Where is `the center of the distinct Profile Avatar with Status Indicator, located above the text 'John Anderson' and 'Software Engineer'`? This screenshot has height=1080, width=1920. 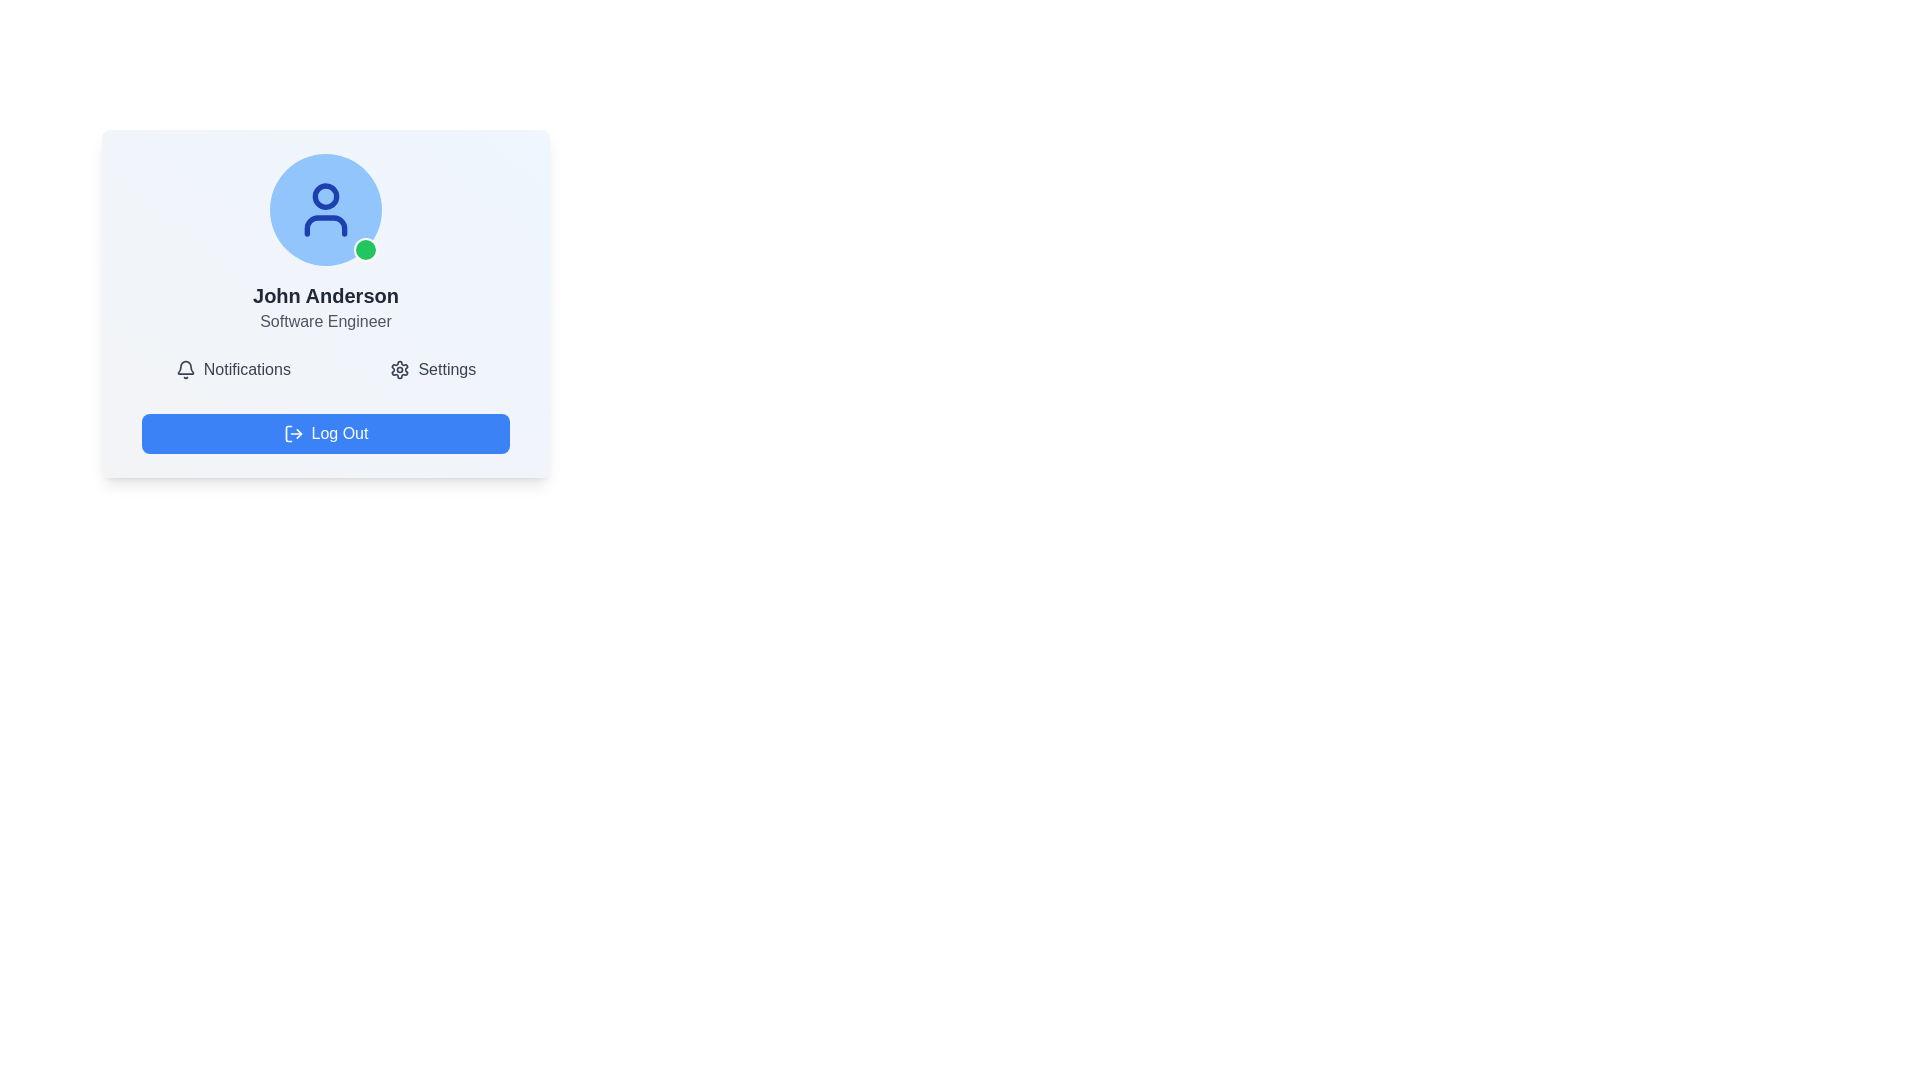 the center of the distinct Profile Avatar with Status Indicator, located above the text 'John Anderson' and 'Software Engineer' is located at coordinates (326, 209).